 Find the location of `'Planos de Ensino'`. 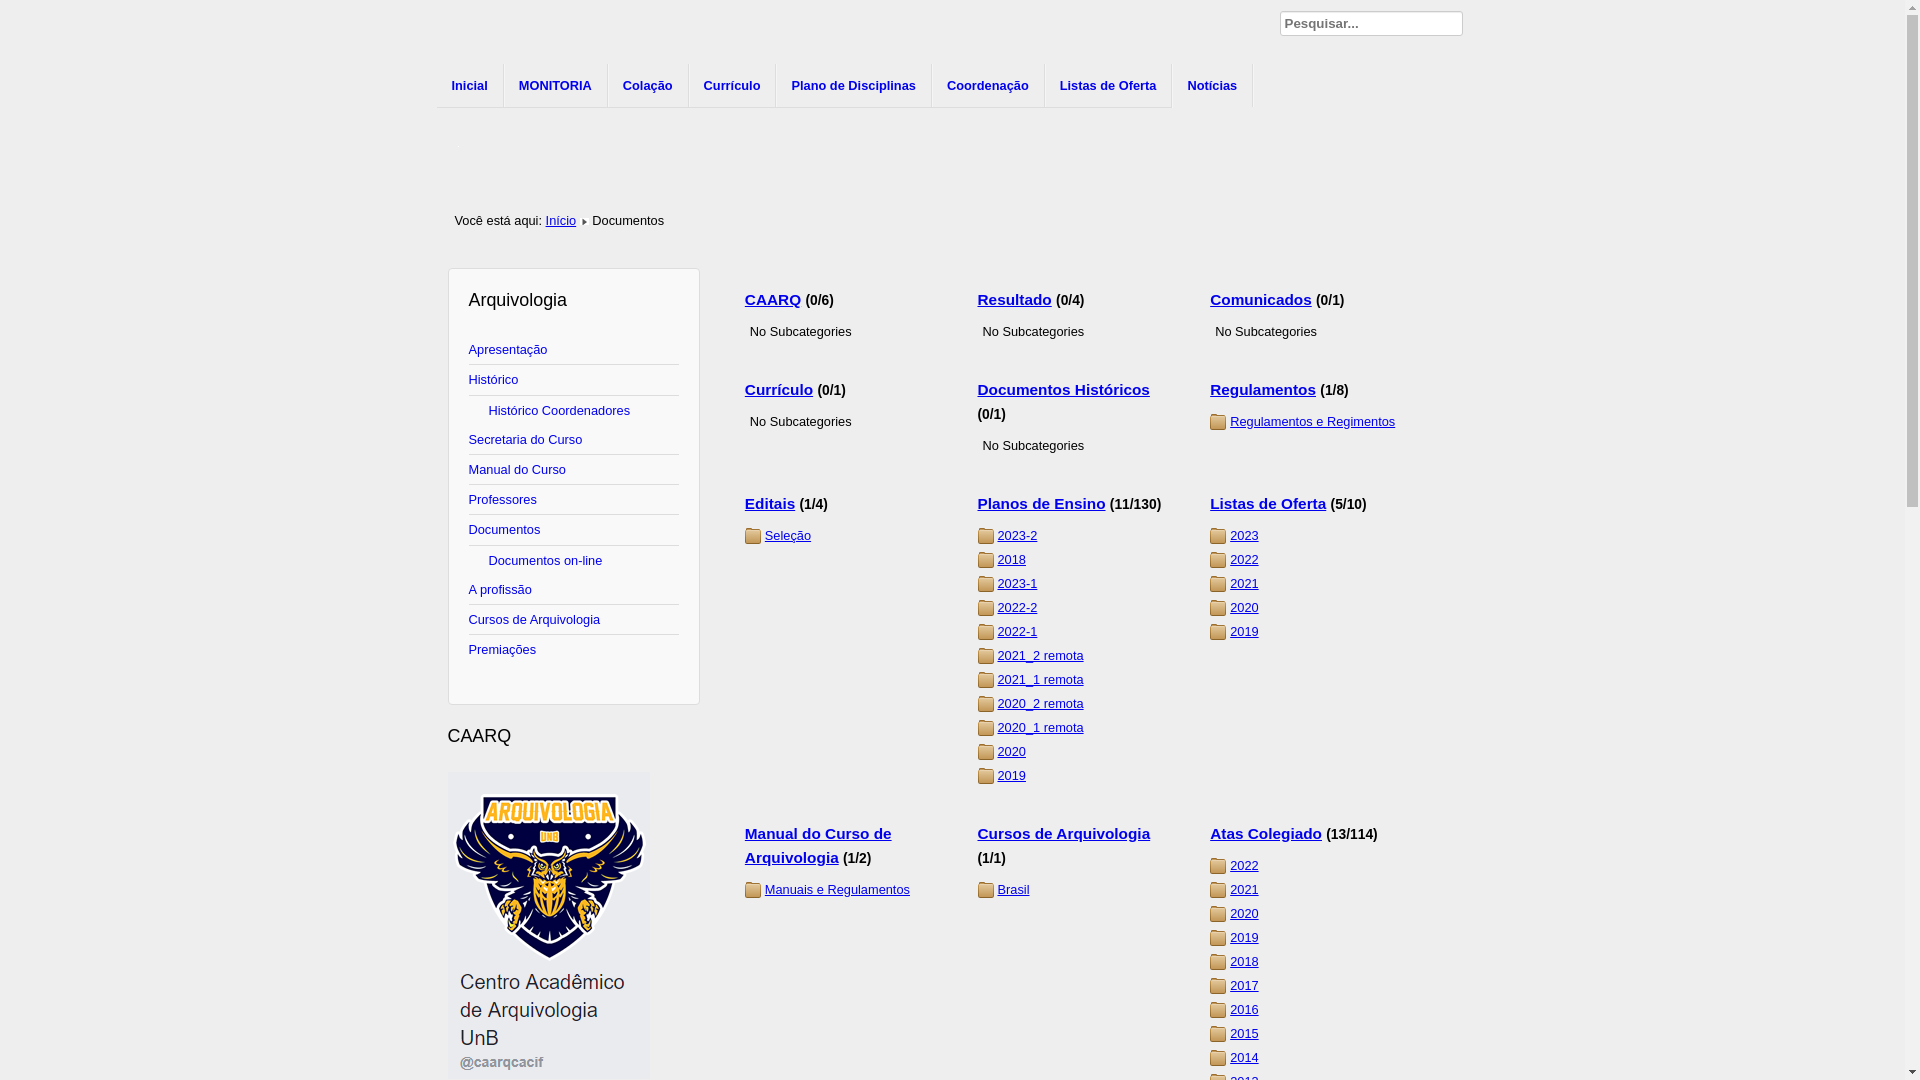

'Planos de Ensino' is located at coordinates (1040, 502).